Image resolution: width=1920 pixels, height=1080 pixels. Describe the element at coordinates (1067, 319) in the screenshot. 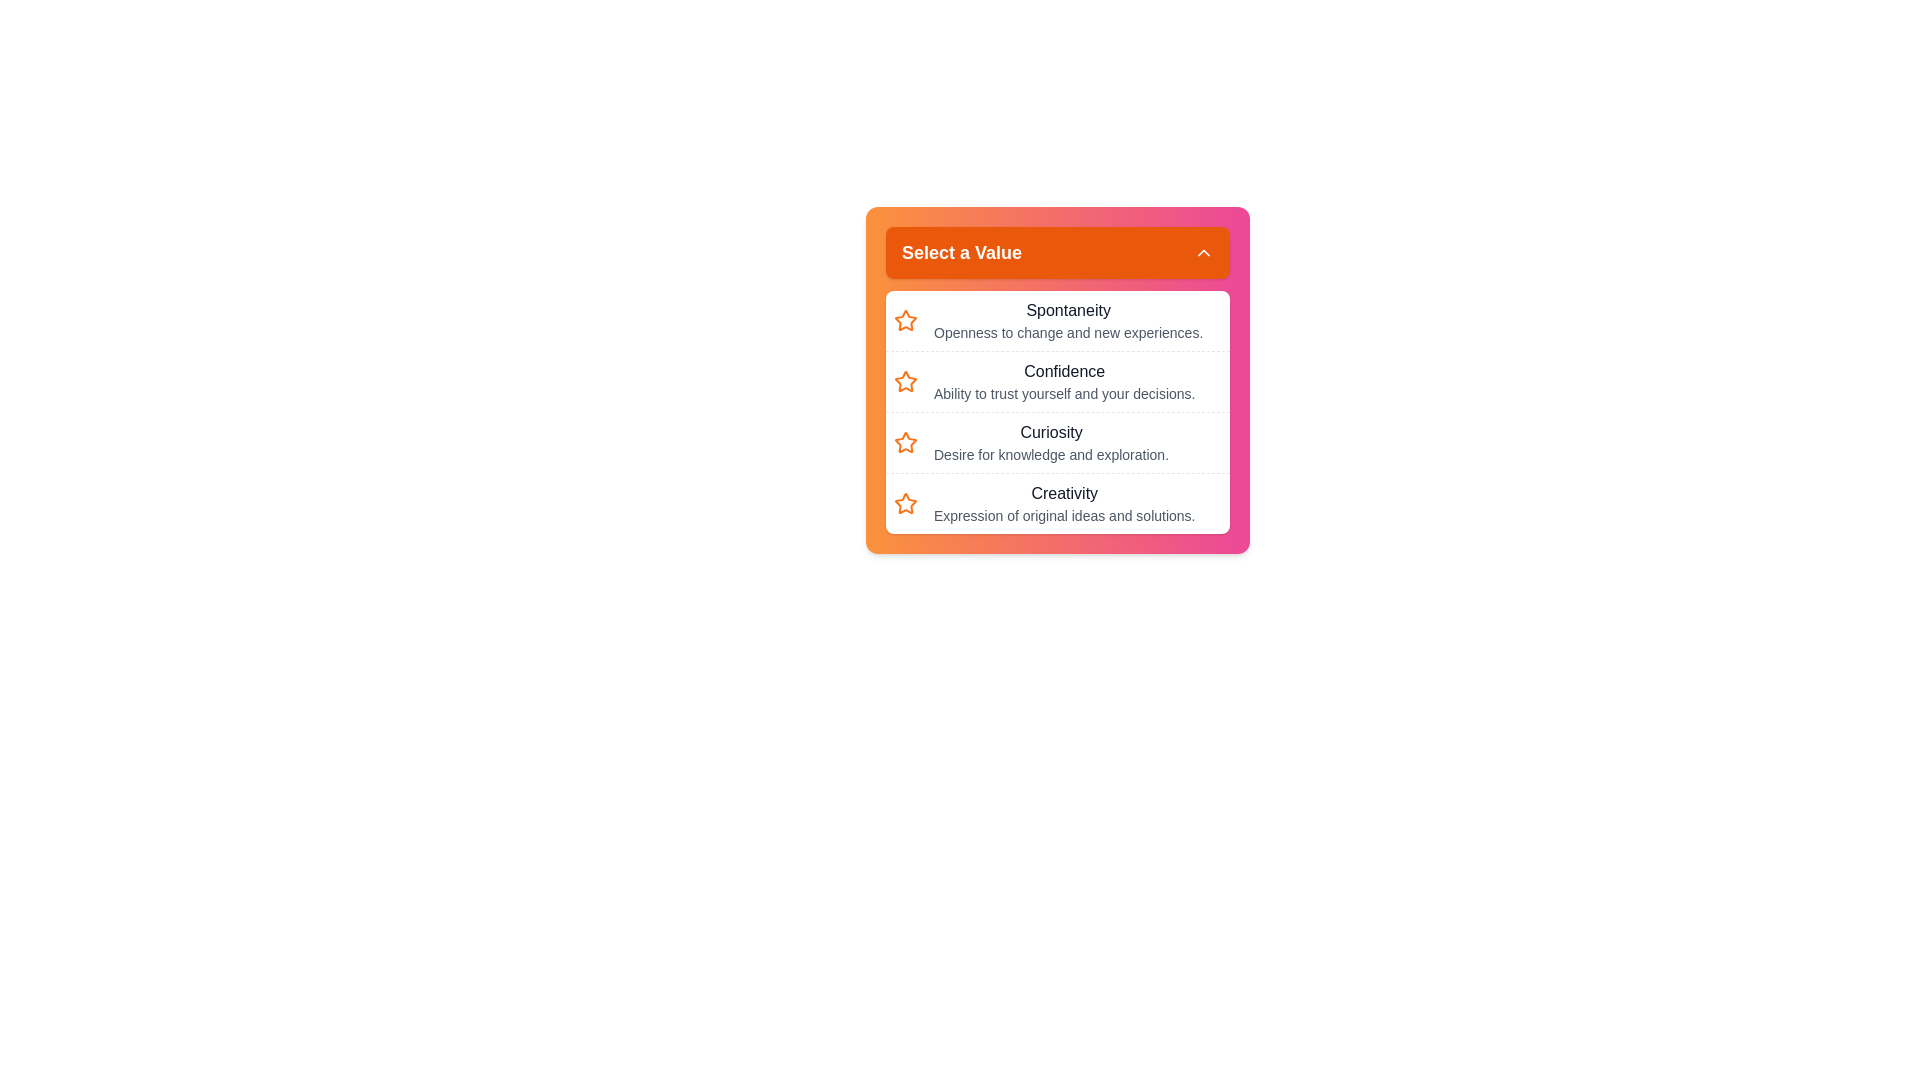

I see `the 'Spontaneity' option in the drop-down menu labeled 'Select a Value'` at that location.